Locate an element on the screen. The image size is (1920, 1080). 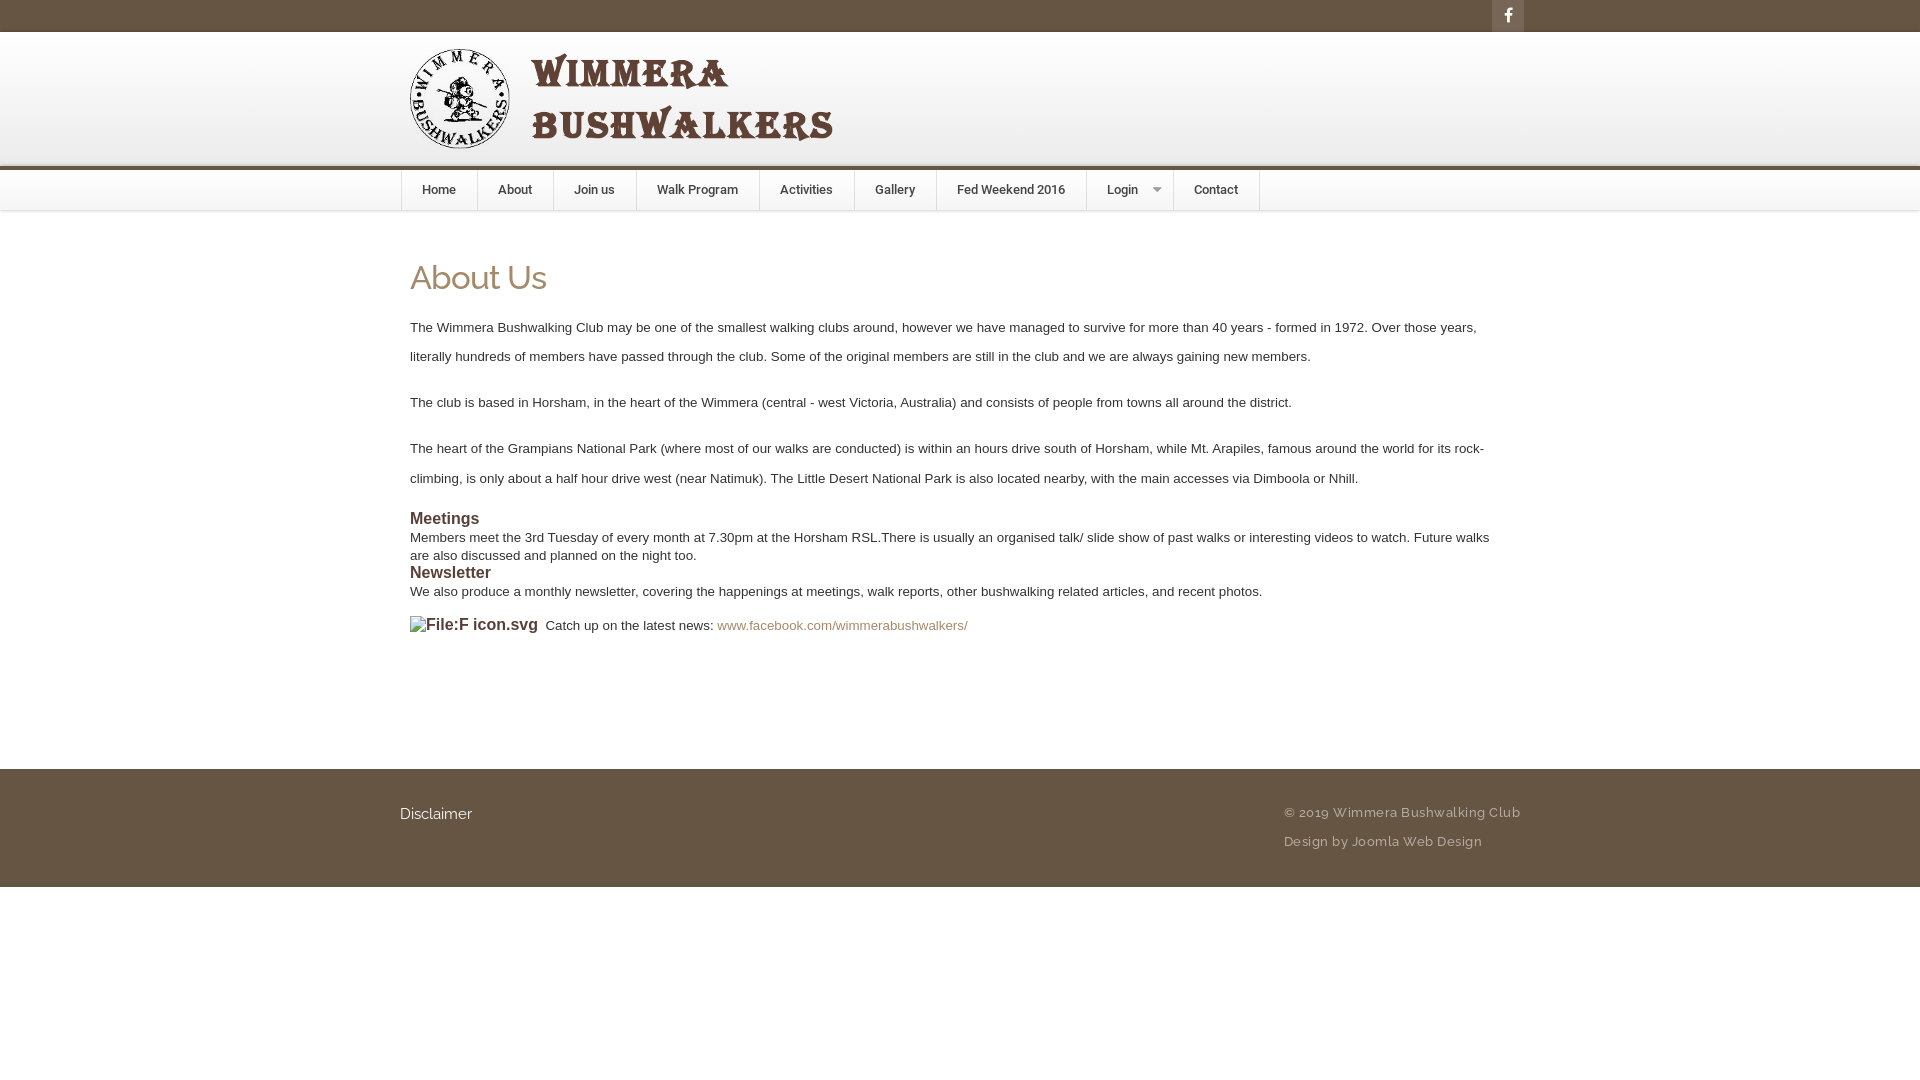
'Joomla Web Design' is located at coordinates (1416, 841).